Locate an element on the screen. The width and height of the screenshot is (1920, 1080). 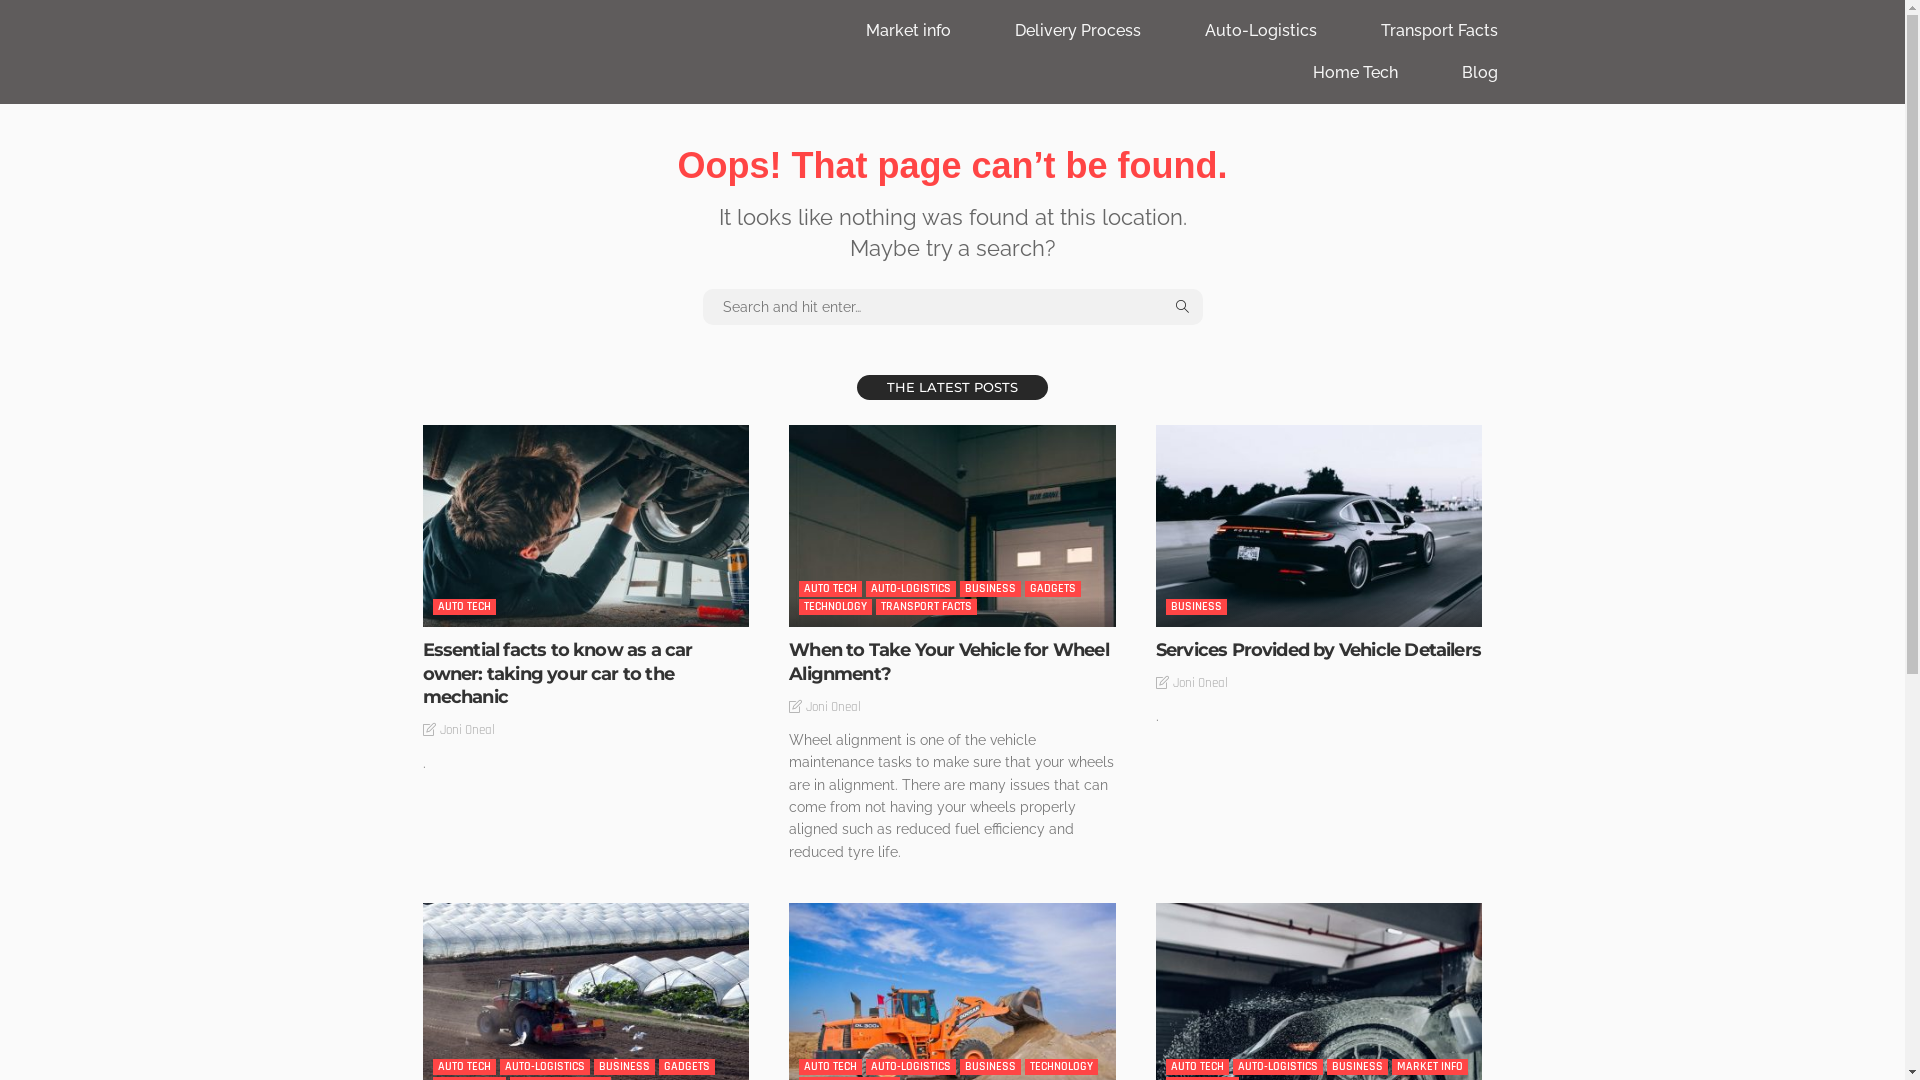
'Market info' is located at coordinates (907, 30).